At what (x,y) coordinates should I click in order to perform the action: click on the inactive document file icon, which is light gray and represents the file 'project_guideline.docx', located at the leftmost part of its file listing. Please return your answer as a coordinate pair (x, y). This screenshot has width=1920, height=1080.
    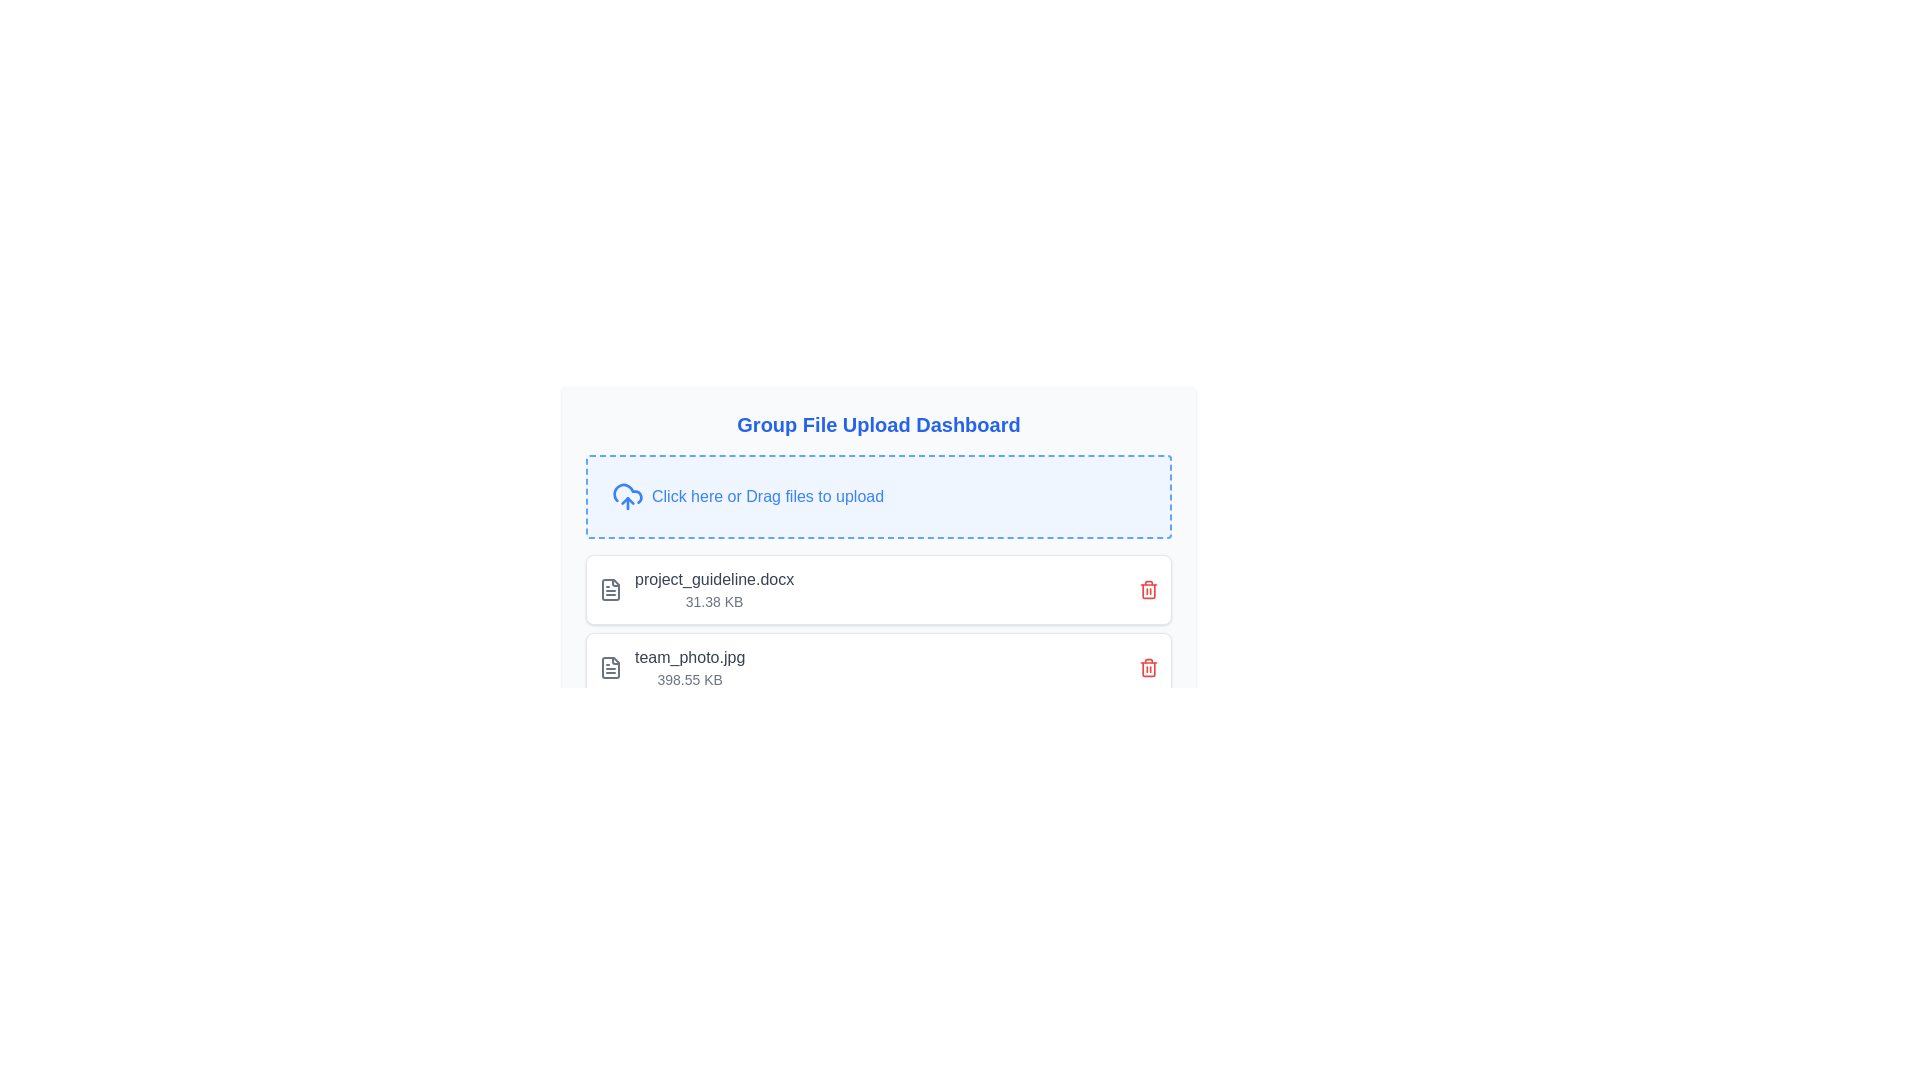
    Looking at the image, I should click on (609, 589).